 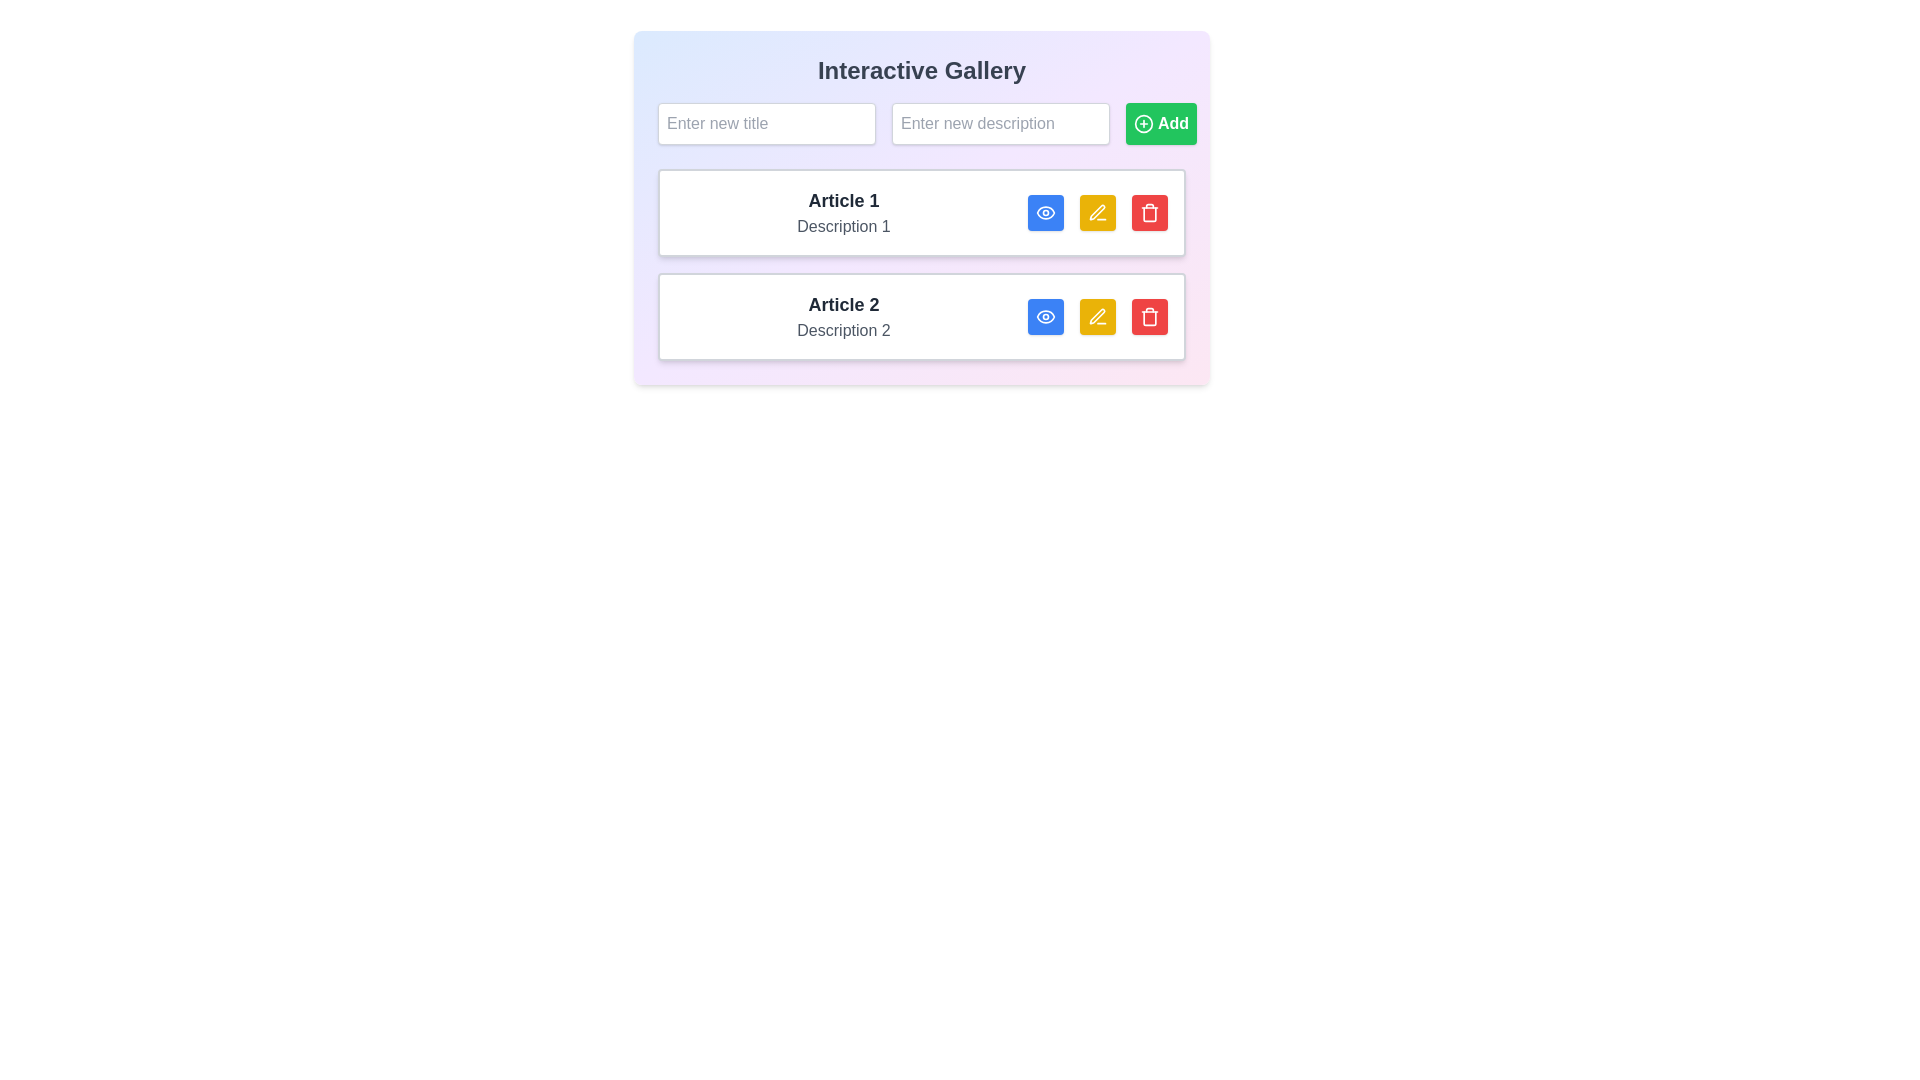 What do you see at coordinates (1045, 212) in the screenshot?
I see `the first action button located to the right of the textual content in the first list item` at bounding box center [1045, 212].